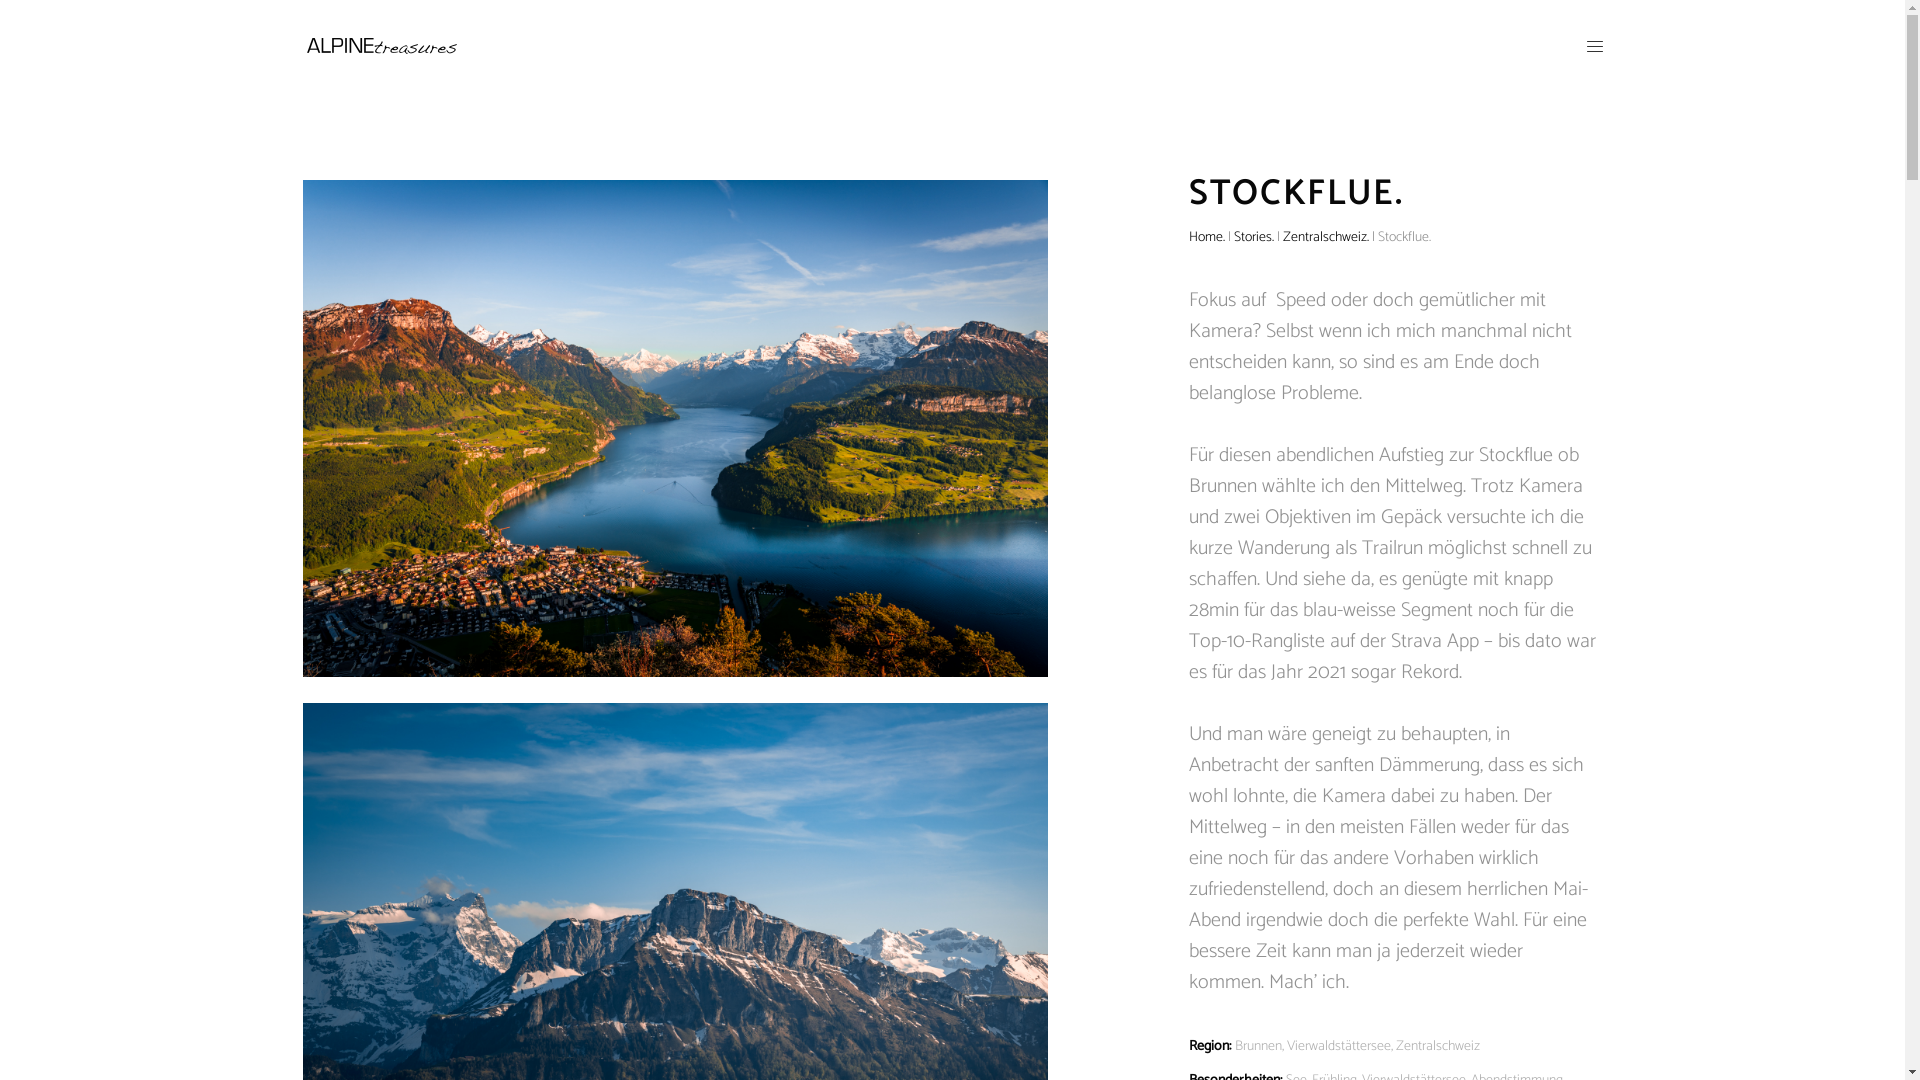 The height and width of the screenshot is (1080, 1920). I want to click on 'Stories.', so click(1252, 235).